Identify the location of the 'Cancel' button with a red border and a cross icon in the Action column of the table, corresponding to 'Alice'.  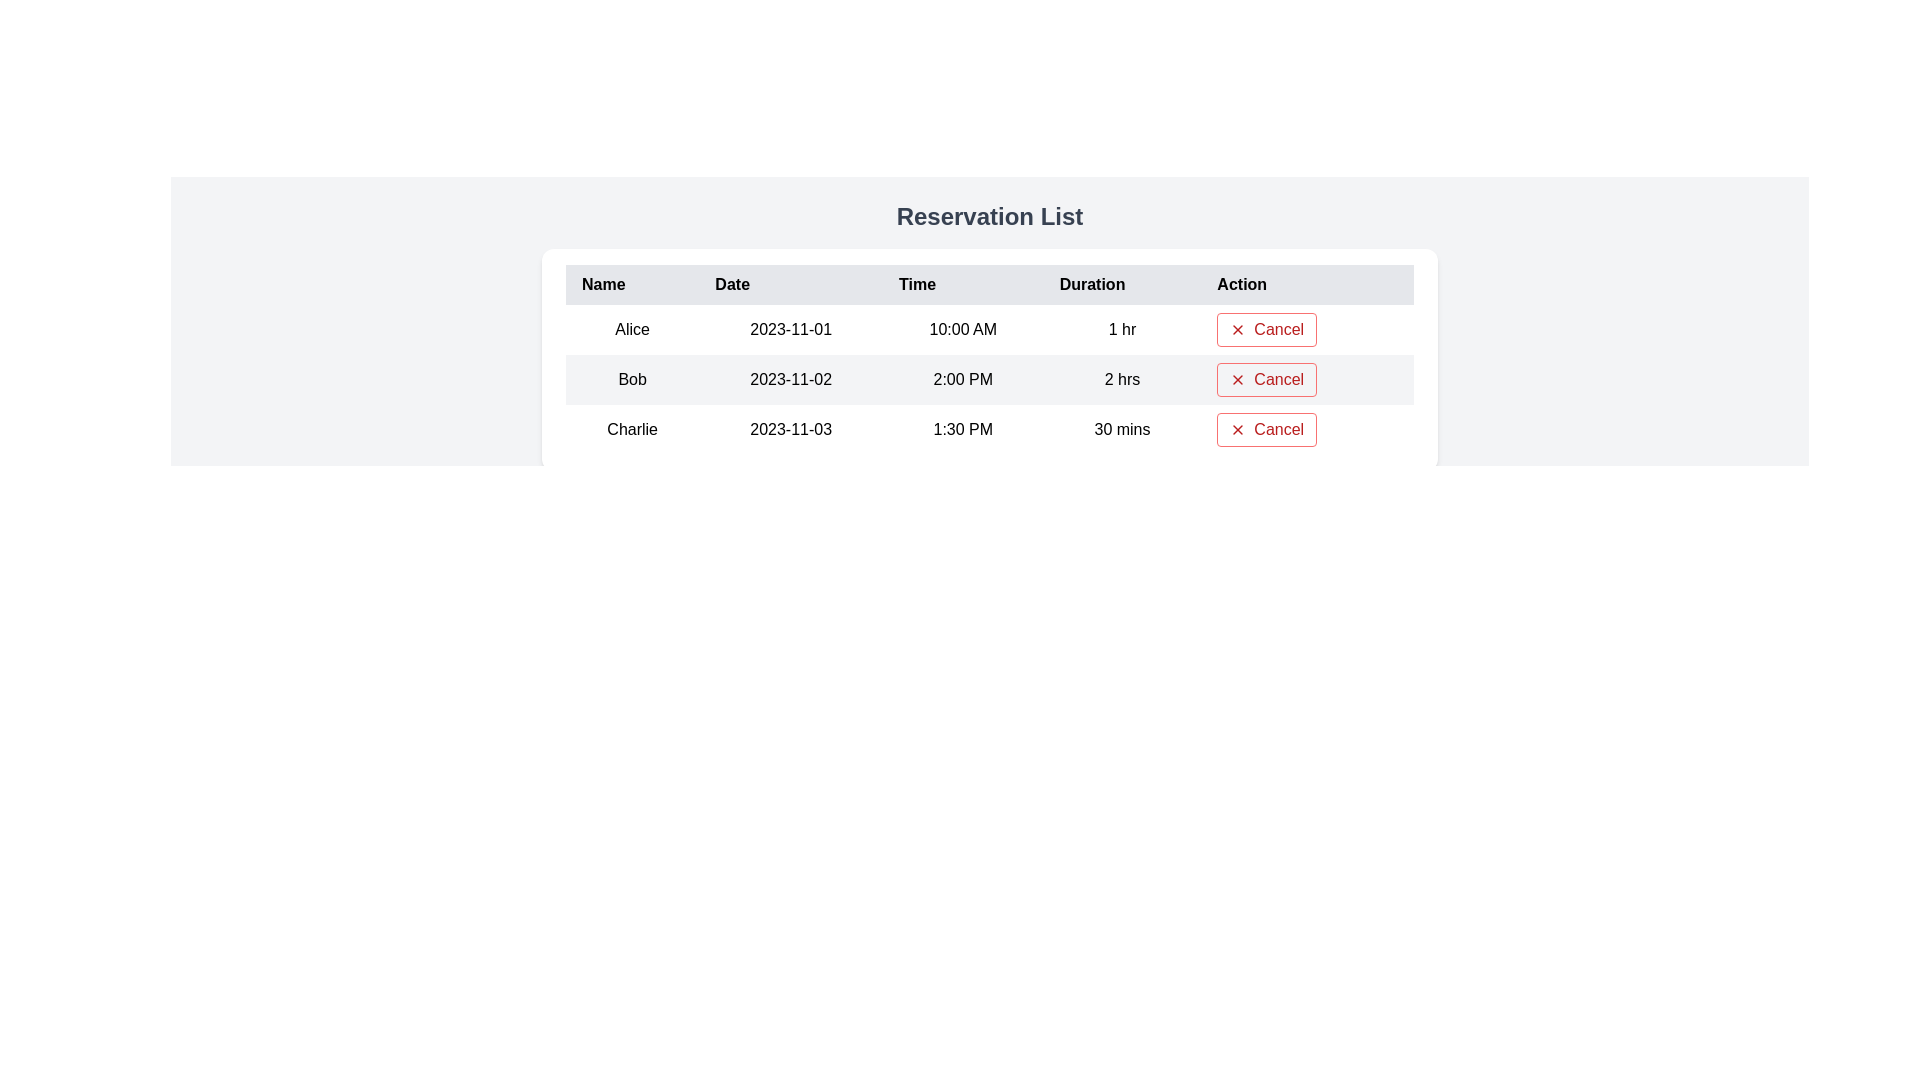
(1266, 329).